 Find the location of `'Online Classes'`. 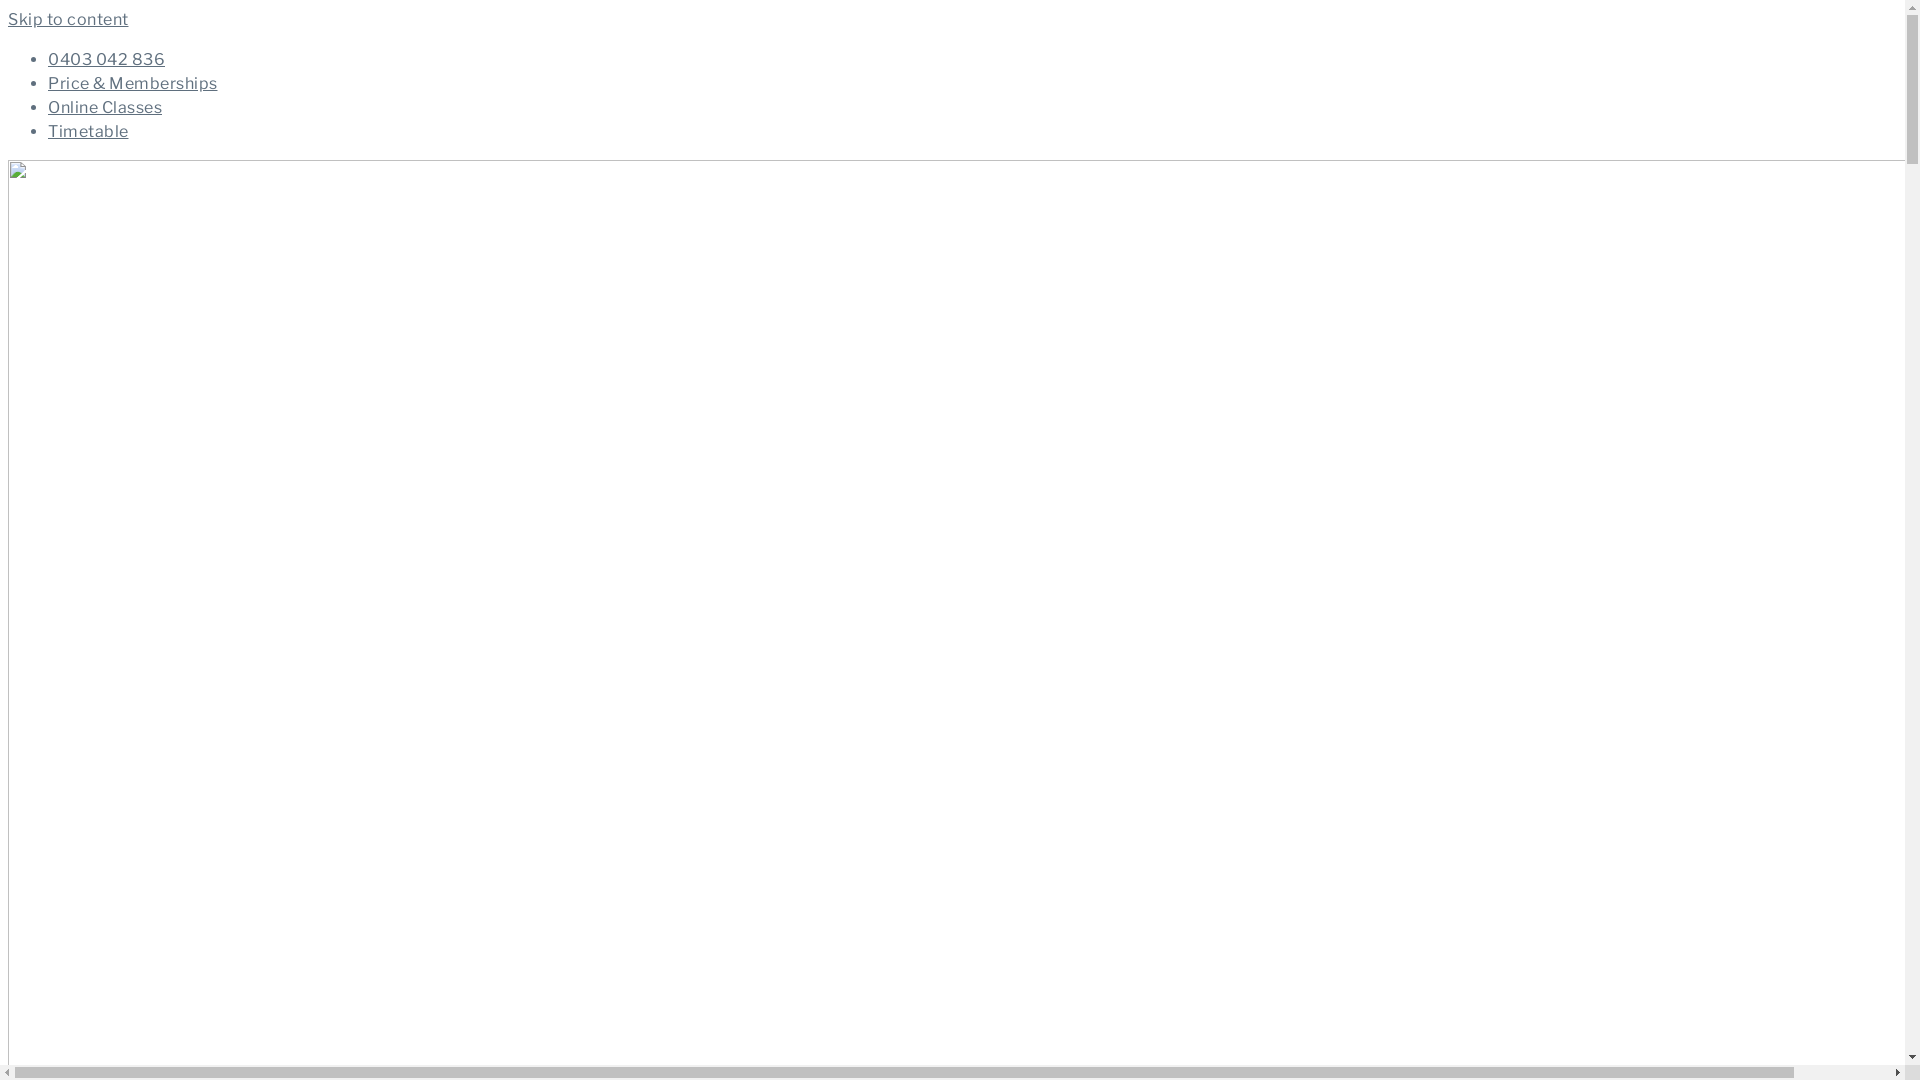

'Online Classes' is located at coordinates (48, 107).